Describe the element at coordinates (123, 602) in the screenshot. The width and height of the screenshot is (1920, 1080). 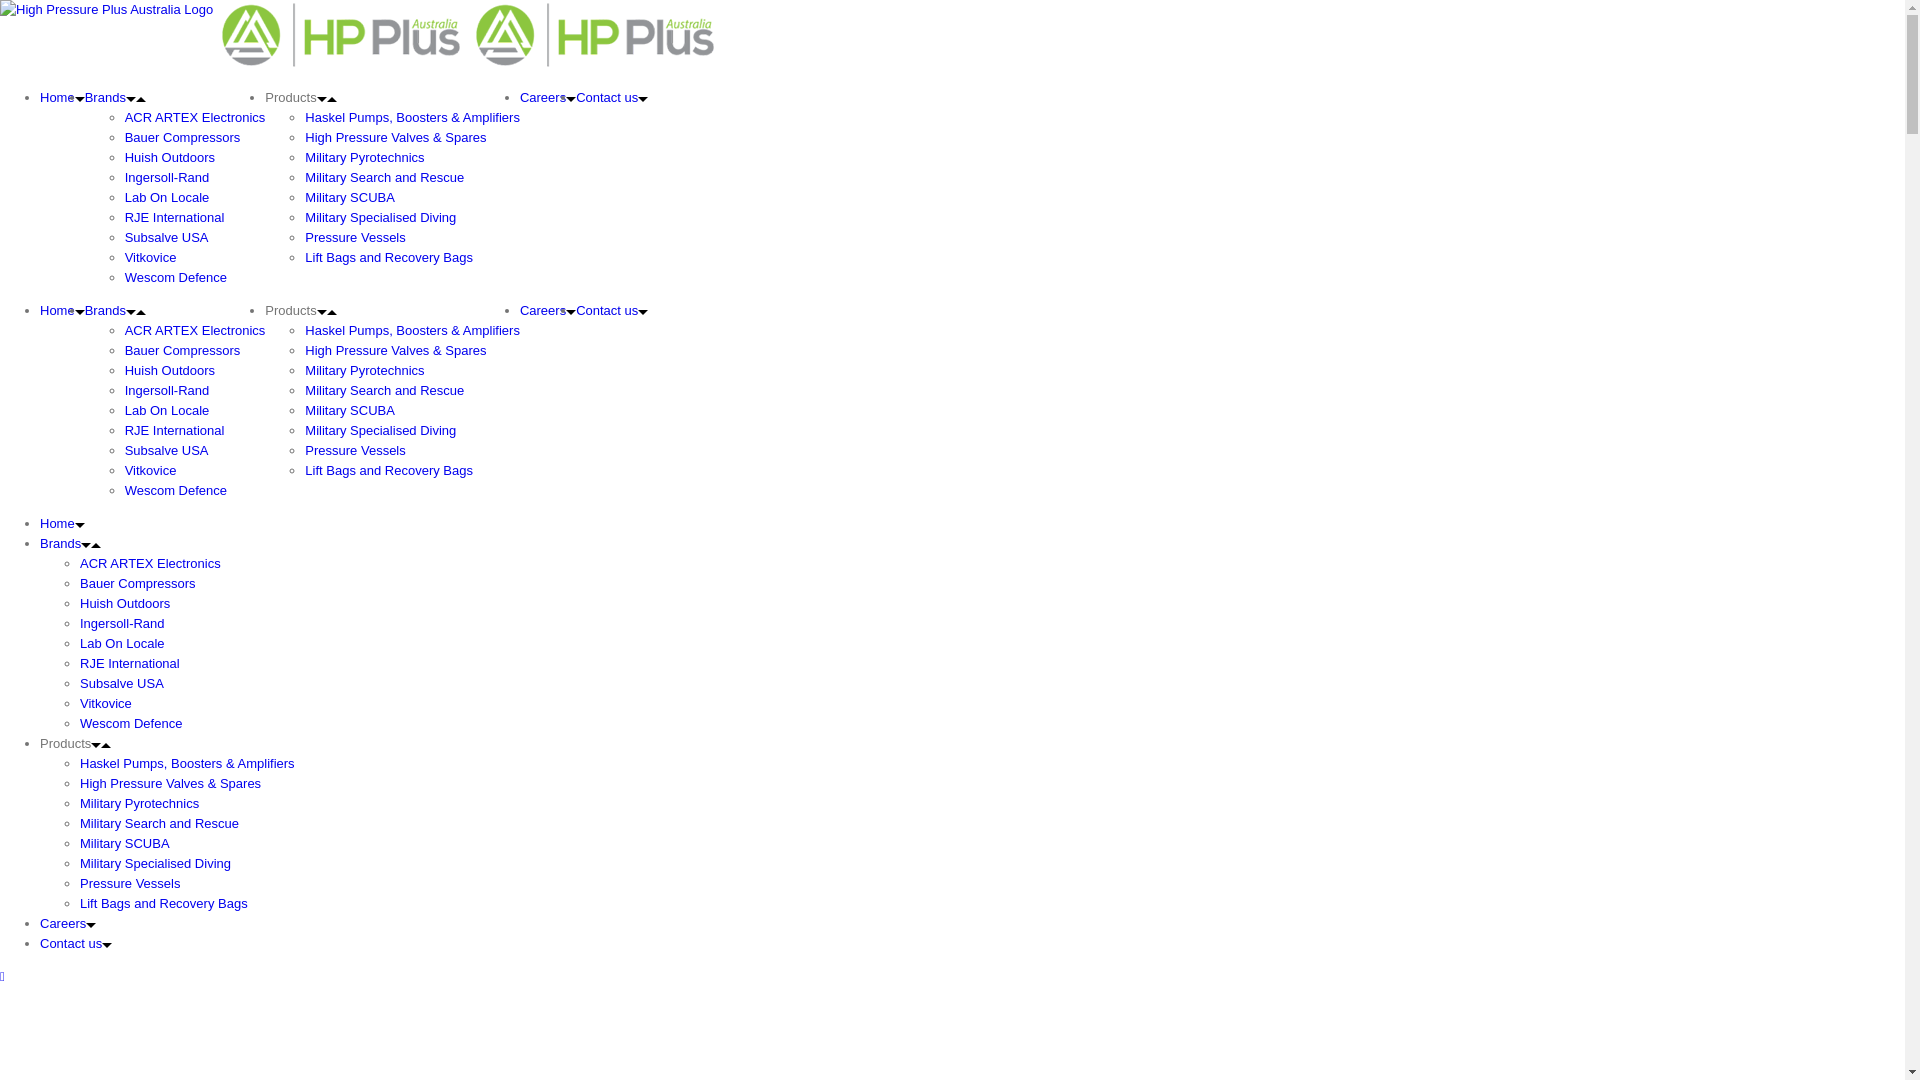
I see `'Huish Outdoors'` at that location.